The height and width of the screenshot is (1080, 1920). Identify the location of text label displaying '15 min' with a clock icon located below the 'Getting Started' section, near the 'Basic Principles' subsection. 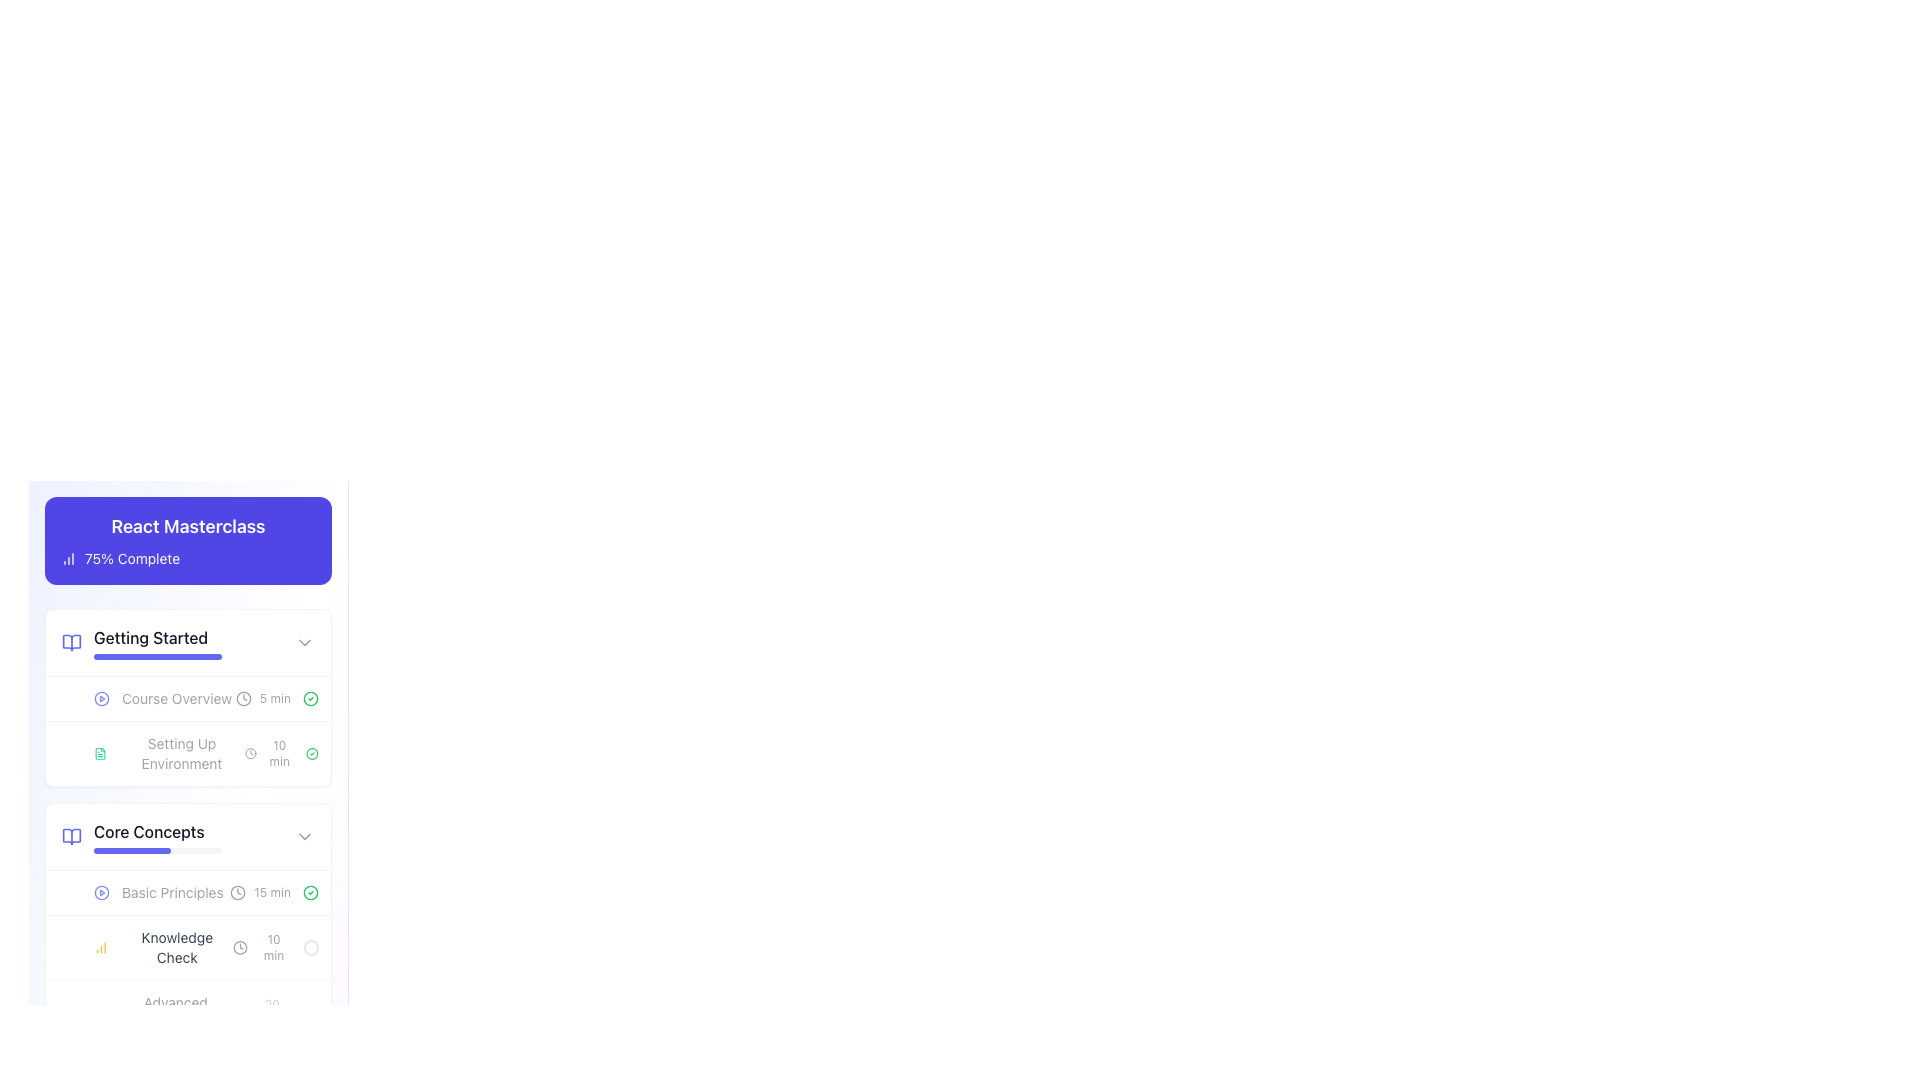
(259, 892).